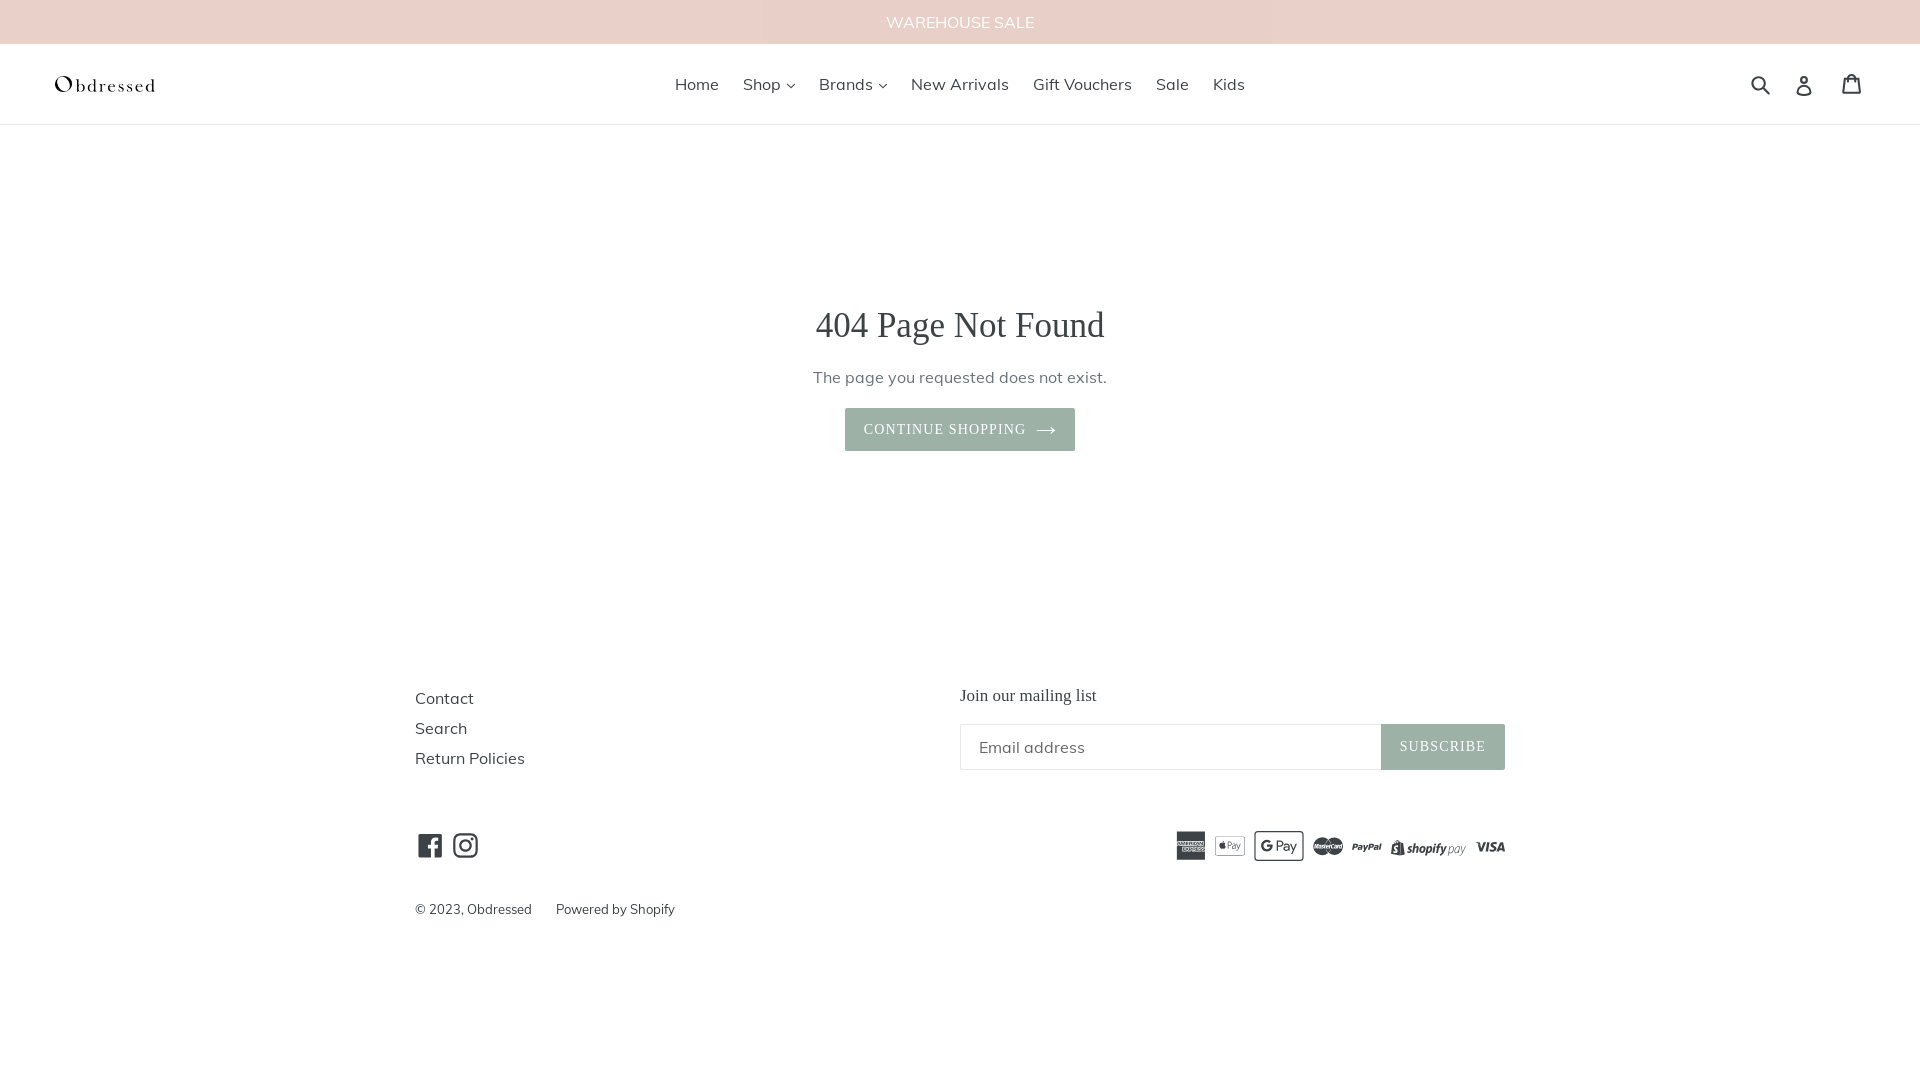 The width and height of the screenshot is (1920, 1080). I want to click on 'Home', so click(696, 83).